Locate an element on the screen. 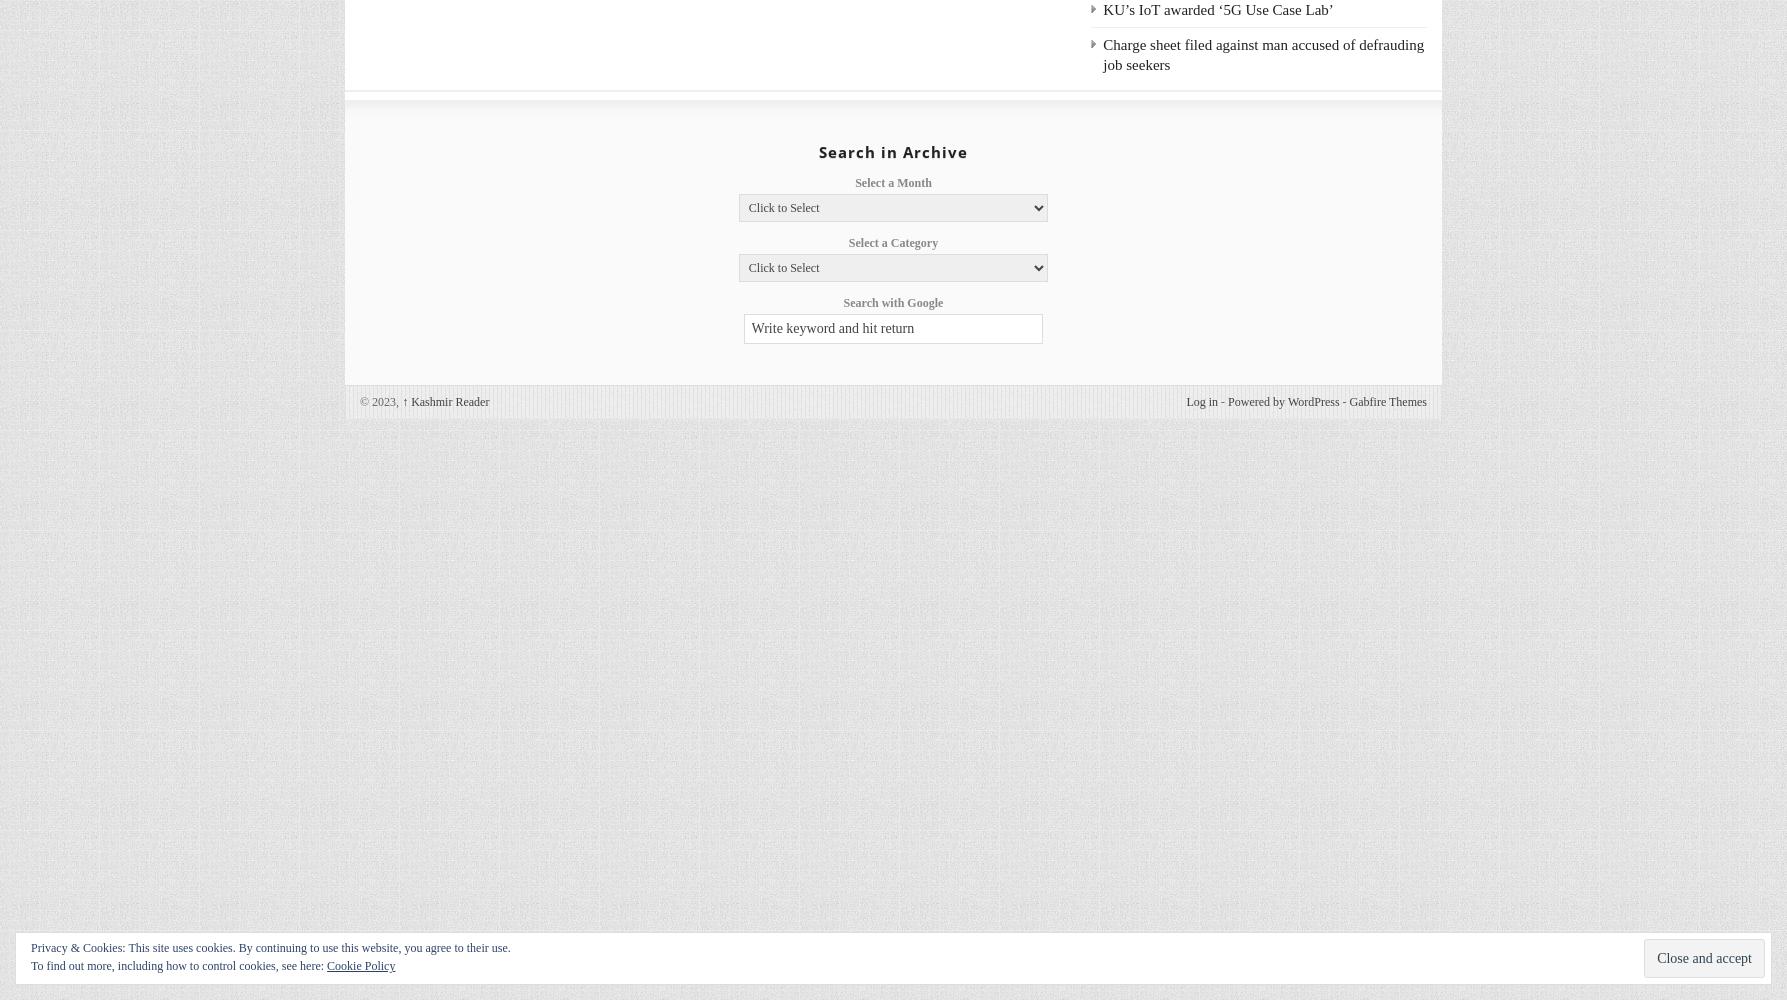 This screenshot has width=1787, height=1000. 'Gabfire Themes' is located at coordinates (1348, 402).